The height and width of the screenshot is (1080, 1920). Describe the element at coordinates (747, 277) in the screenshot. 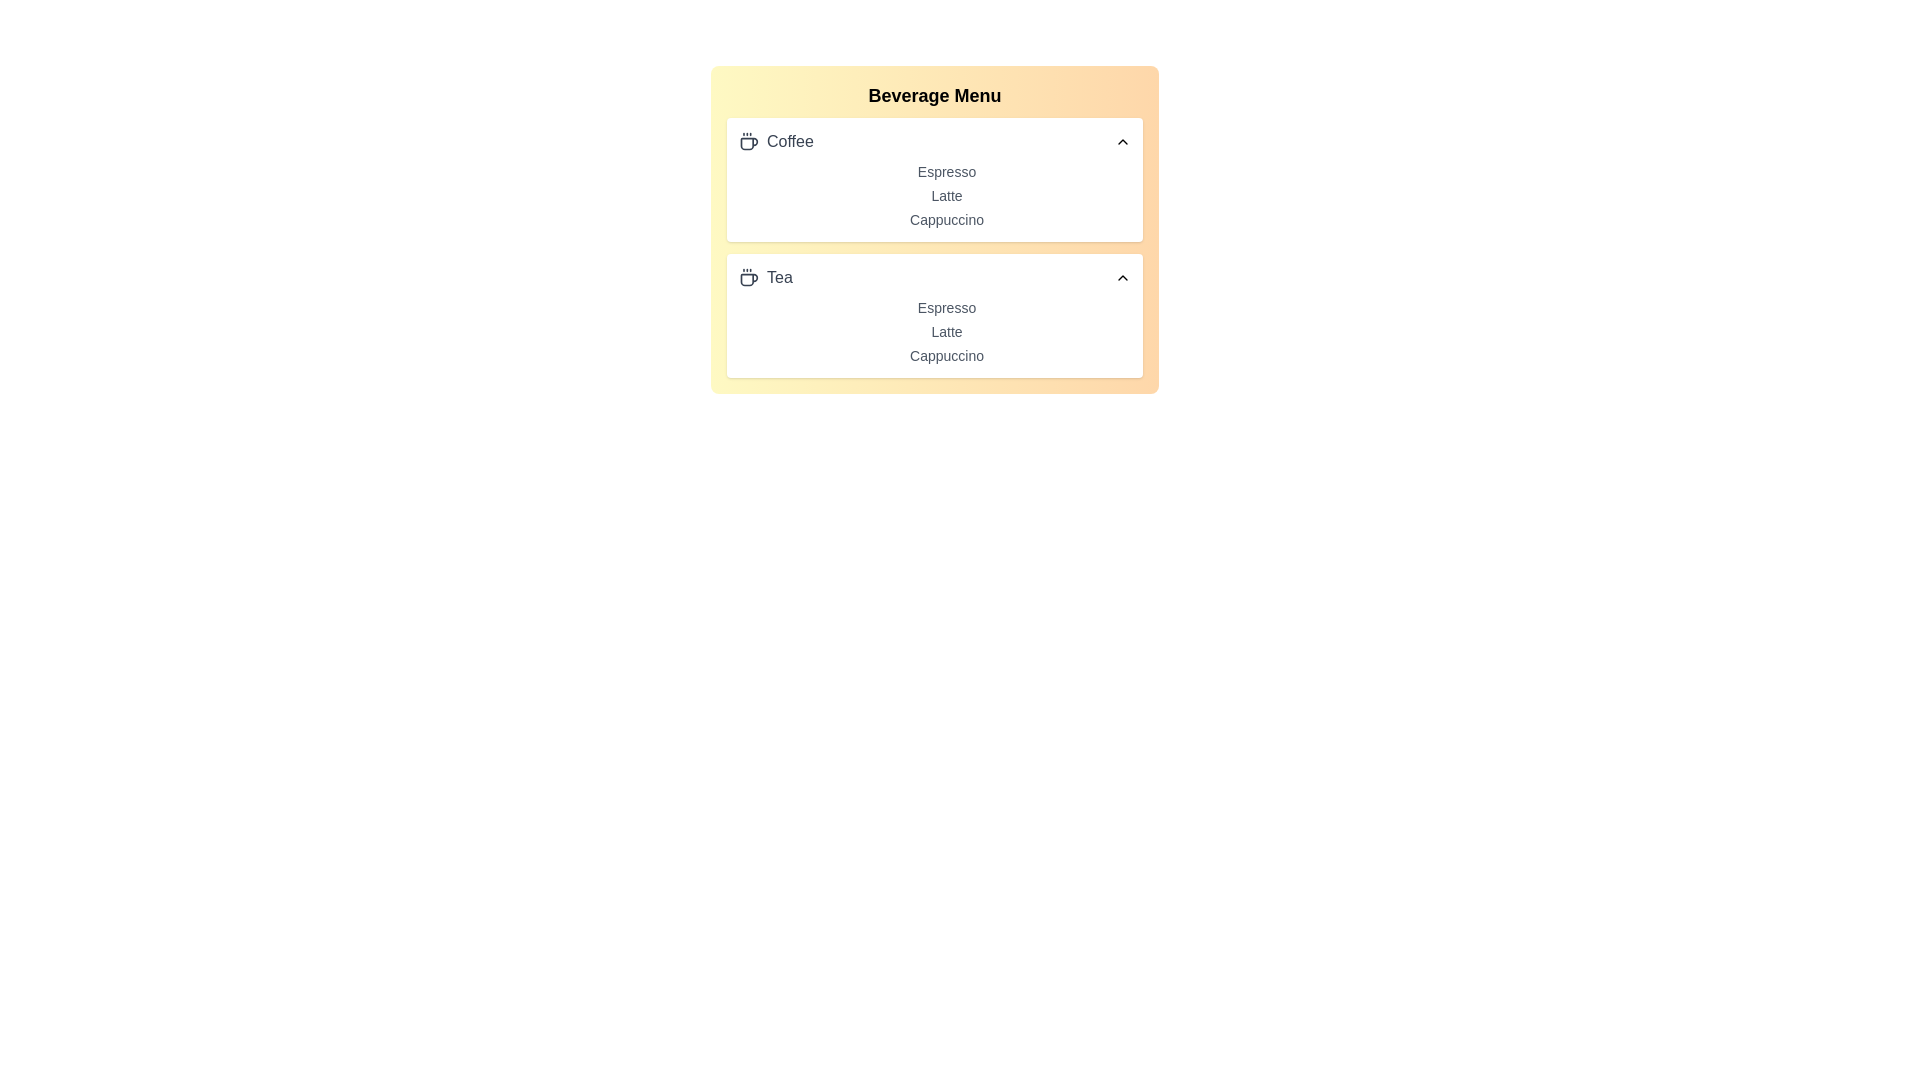

I see `the beverage icon for tea` at that location.